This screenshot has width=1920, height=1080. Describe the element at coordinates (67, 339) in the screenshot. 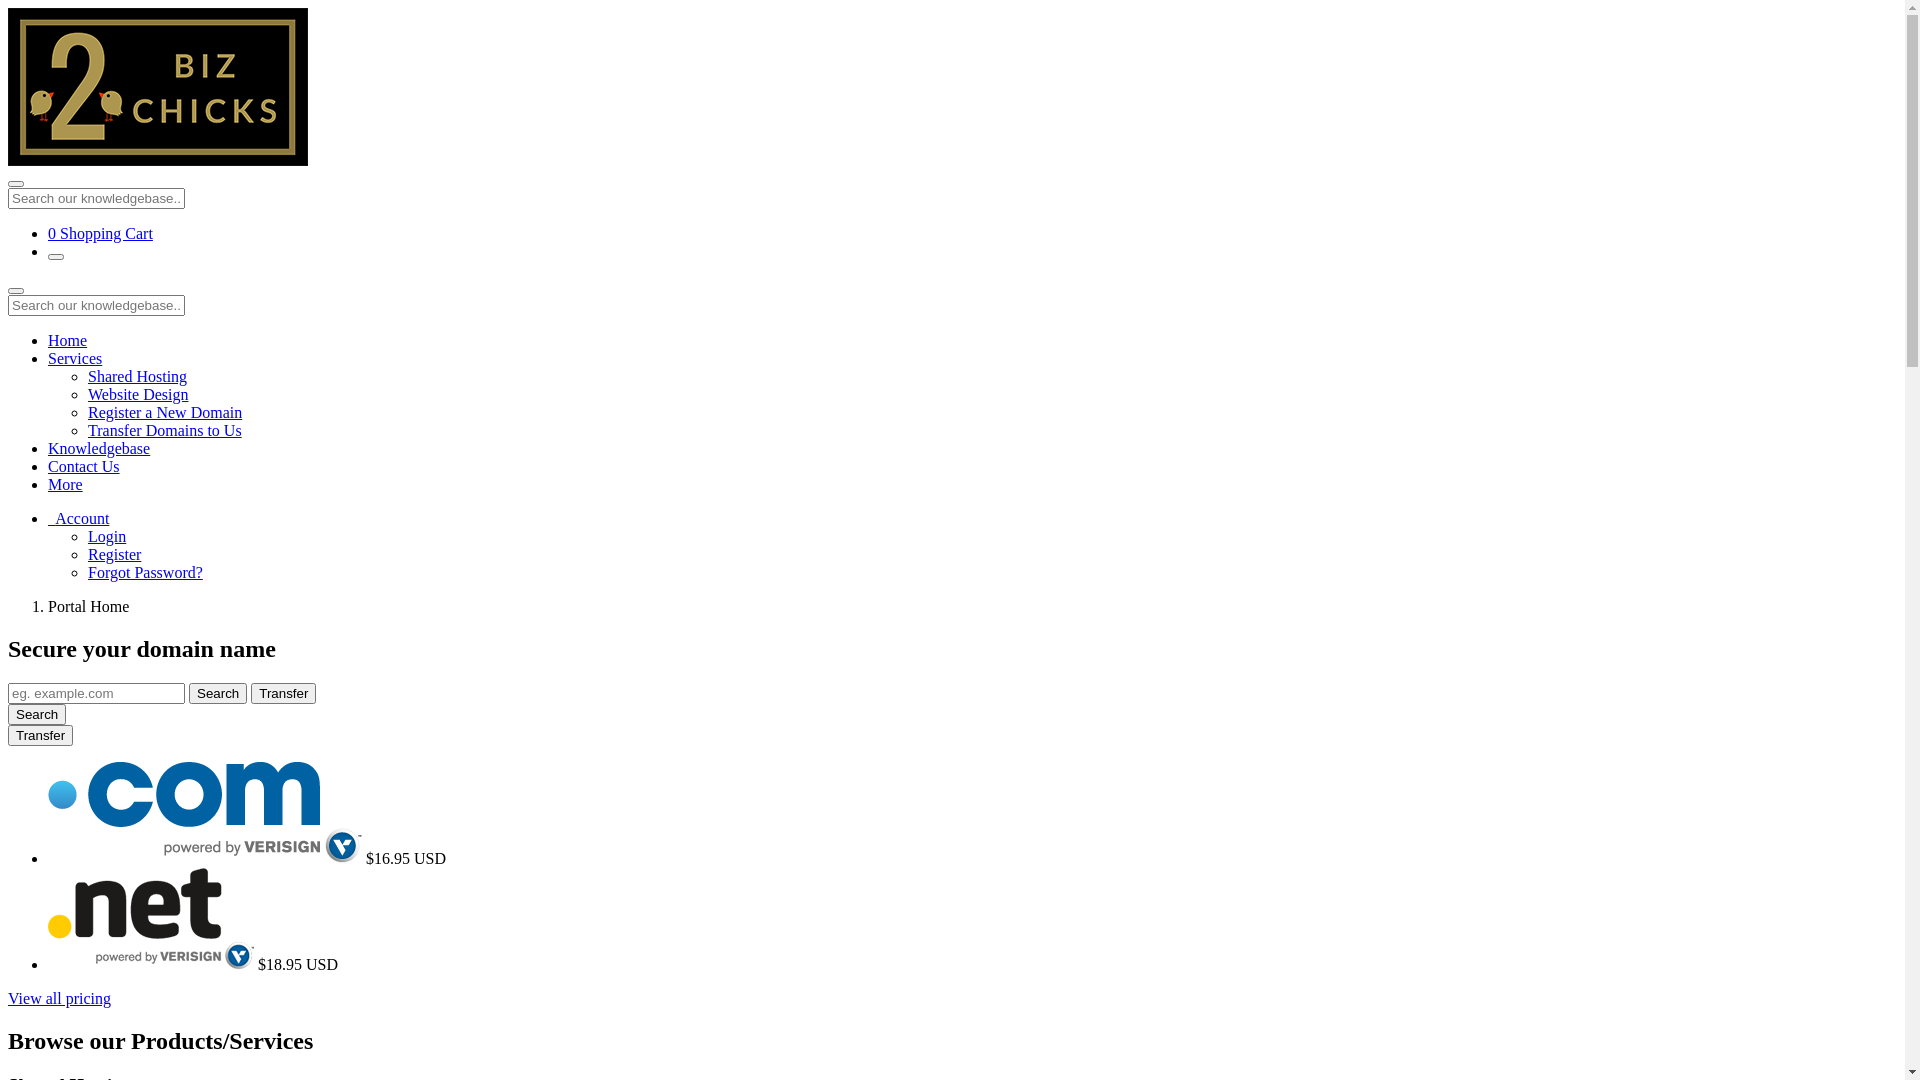

I see `'Home'` at that location.